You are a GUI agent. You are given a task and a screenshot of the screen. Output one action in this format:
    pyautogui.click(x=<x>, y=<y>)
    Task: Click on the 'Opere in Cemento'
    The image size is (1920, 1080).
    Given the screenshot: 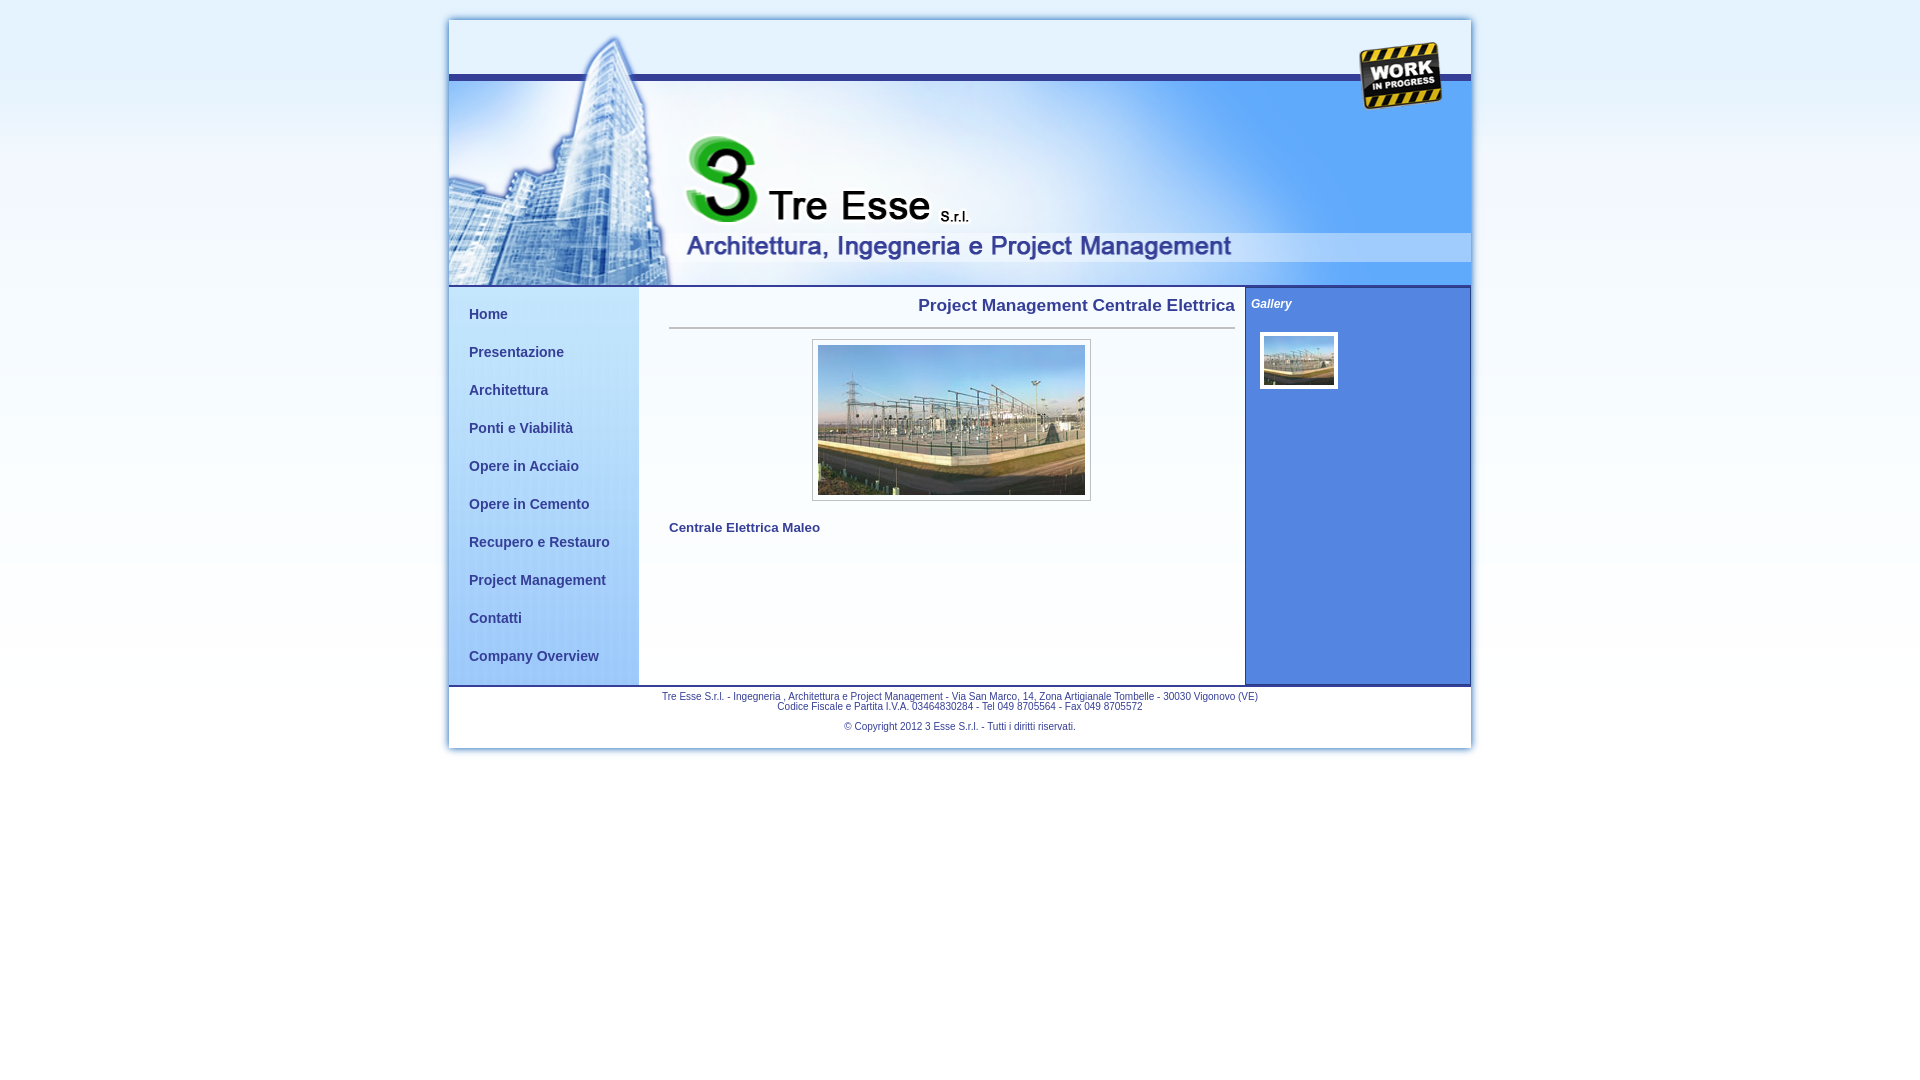 What is the action you would take?
    pyautogui.click(x=529, y=503)
    